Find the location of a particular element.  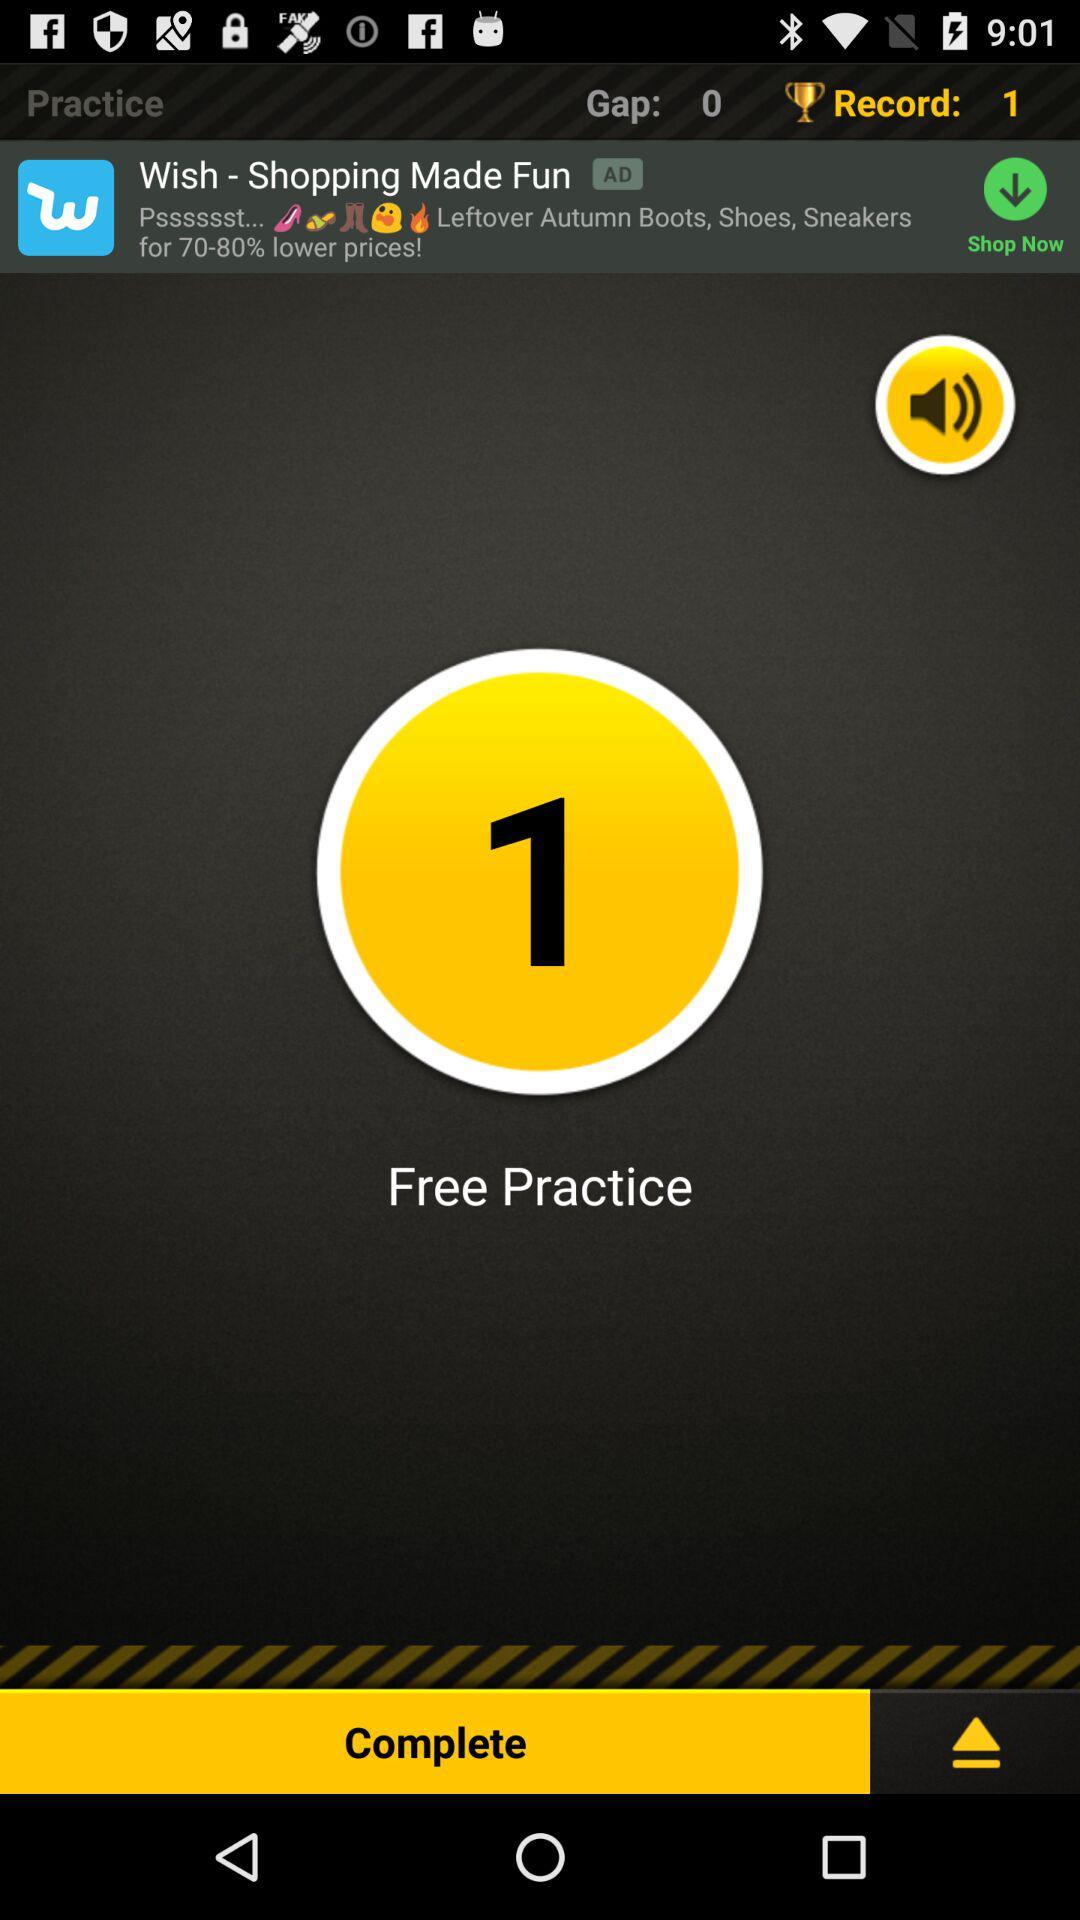

the twitter icon is located at coordinates (64, 221).